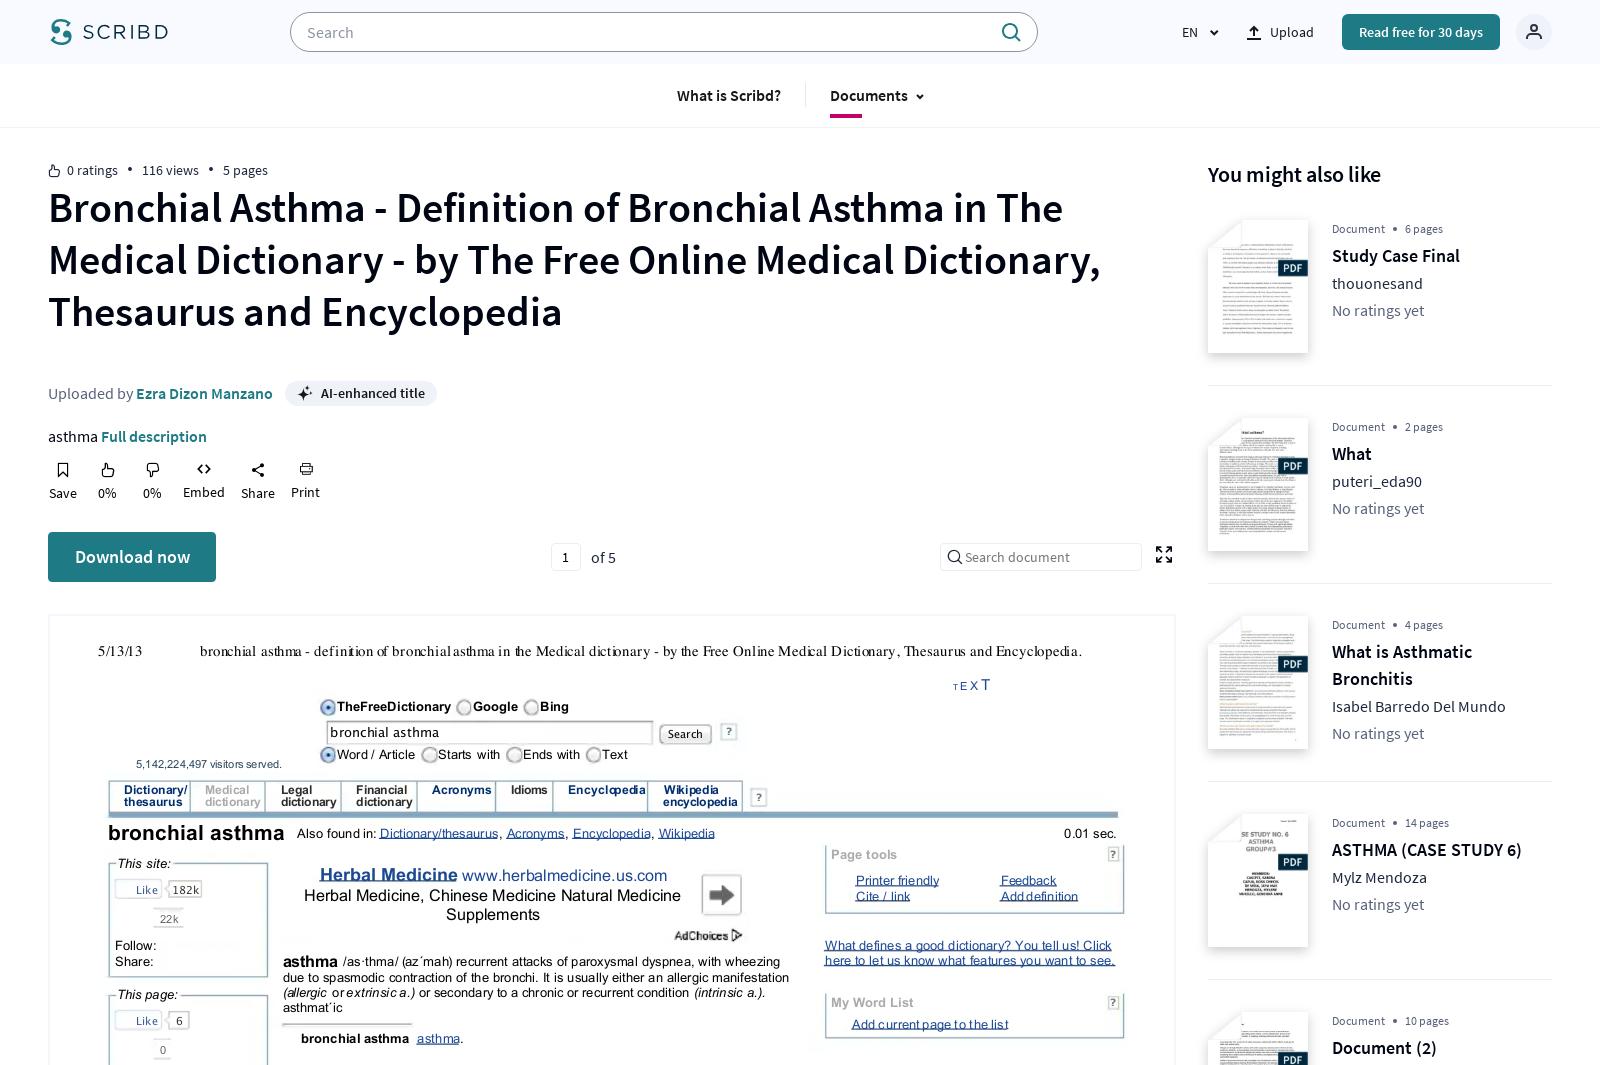 This screenshot has height=1065, width=1600. What do you see at coordinates (1427, 1020) in the screenshot?
I see `'10 pages'` at bounding box center [1427, 1020].